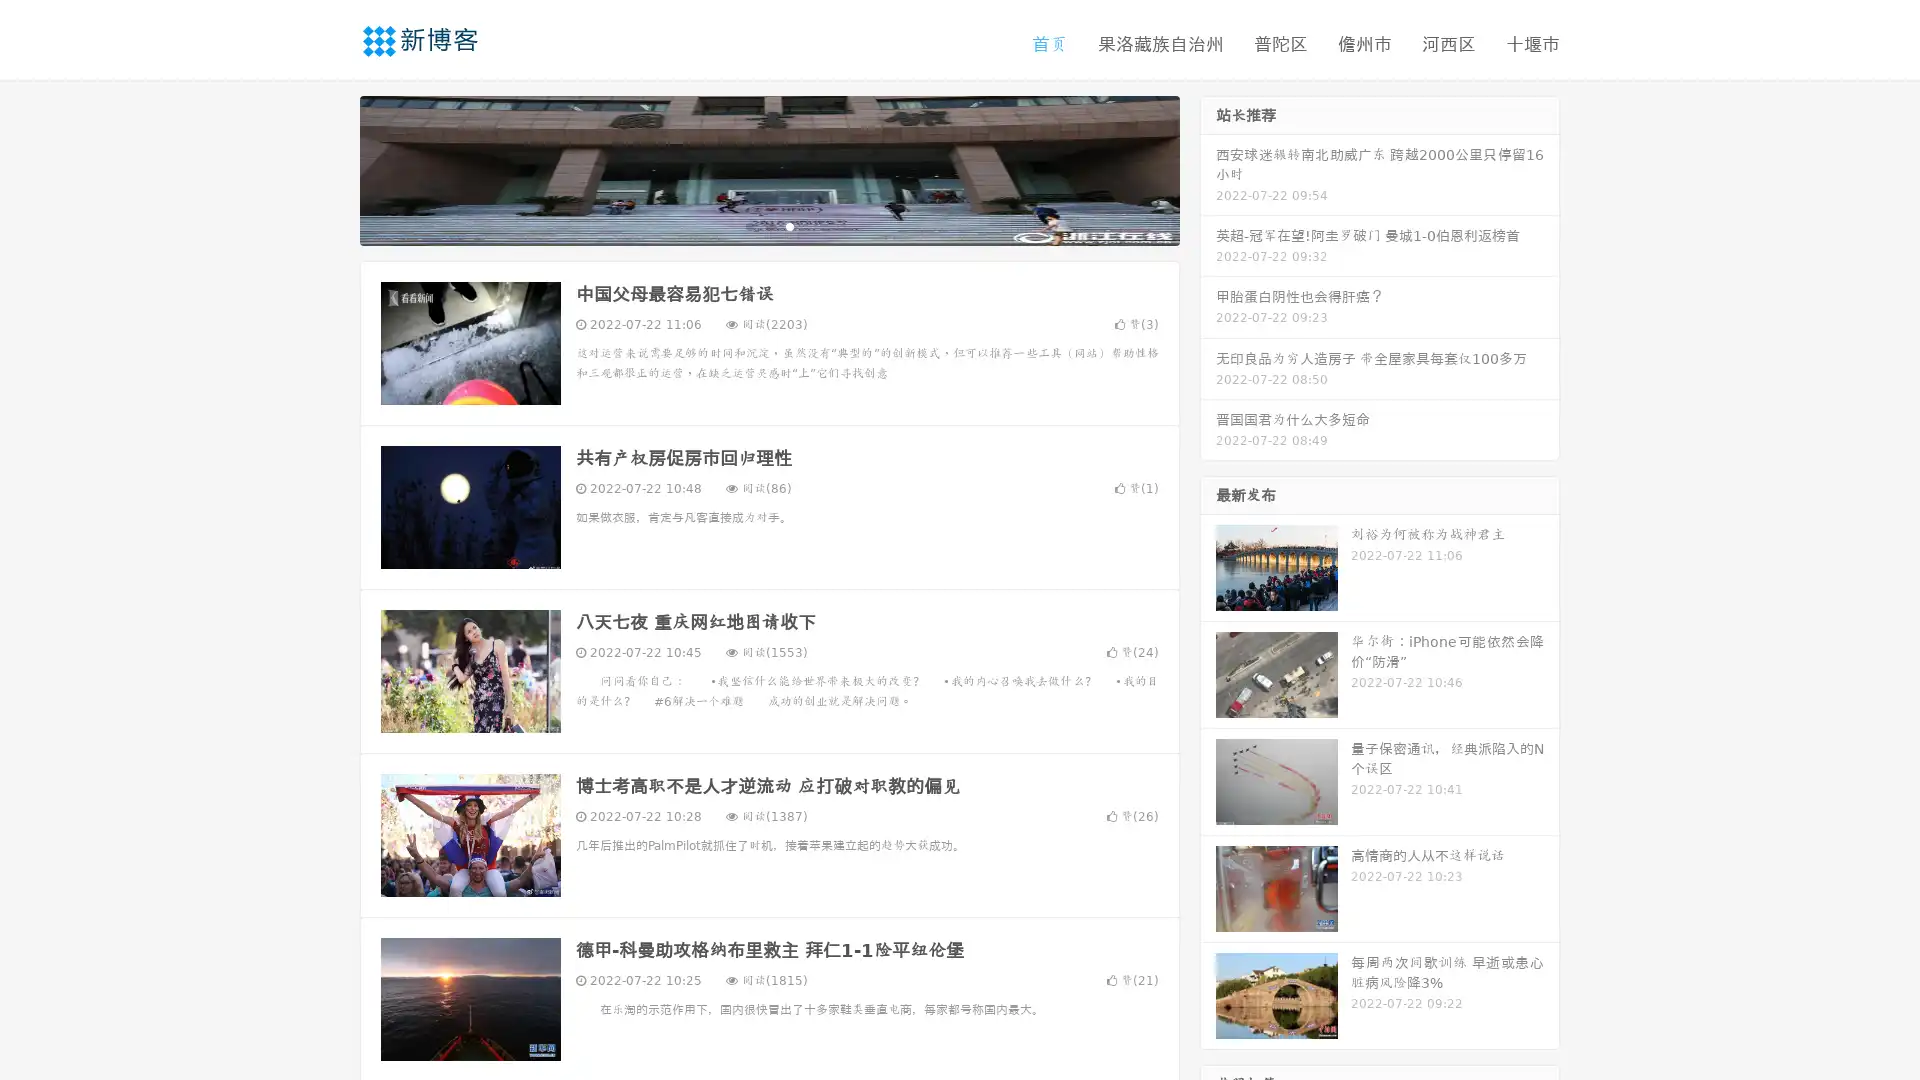 Image resolution: width=1920 pixels, height=1080 pixels. Describe the element at coordinates (748, 225) in the screenshot. I see `Go to slide 1` at that location.